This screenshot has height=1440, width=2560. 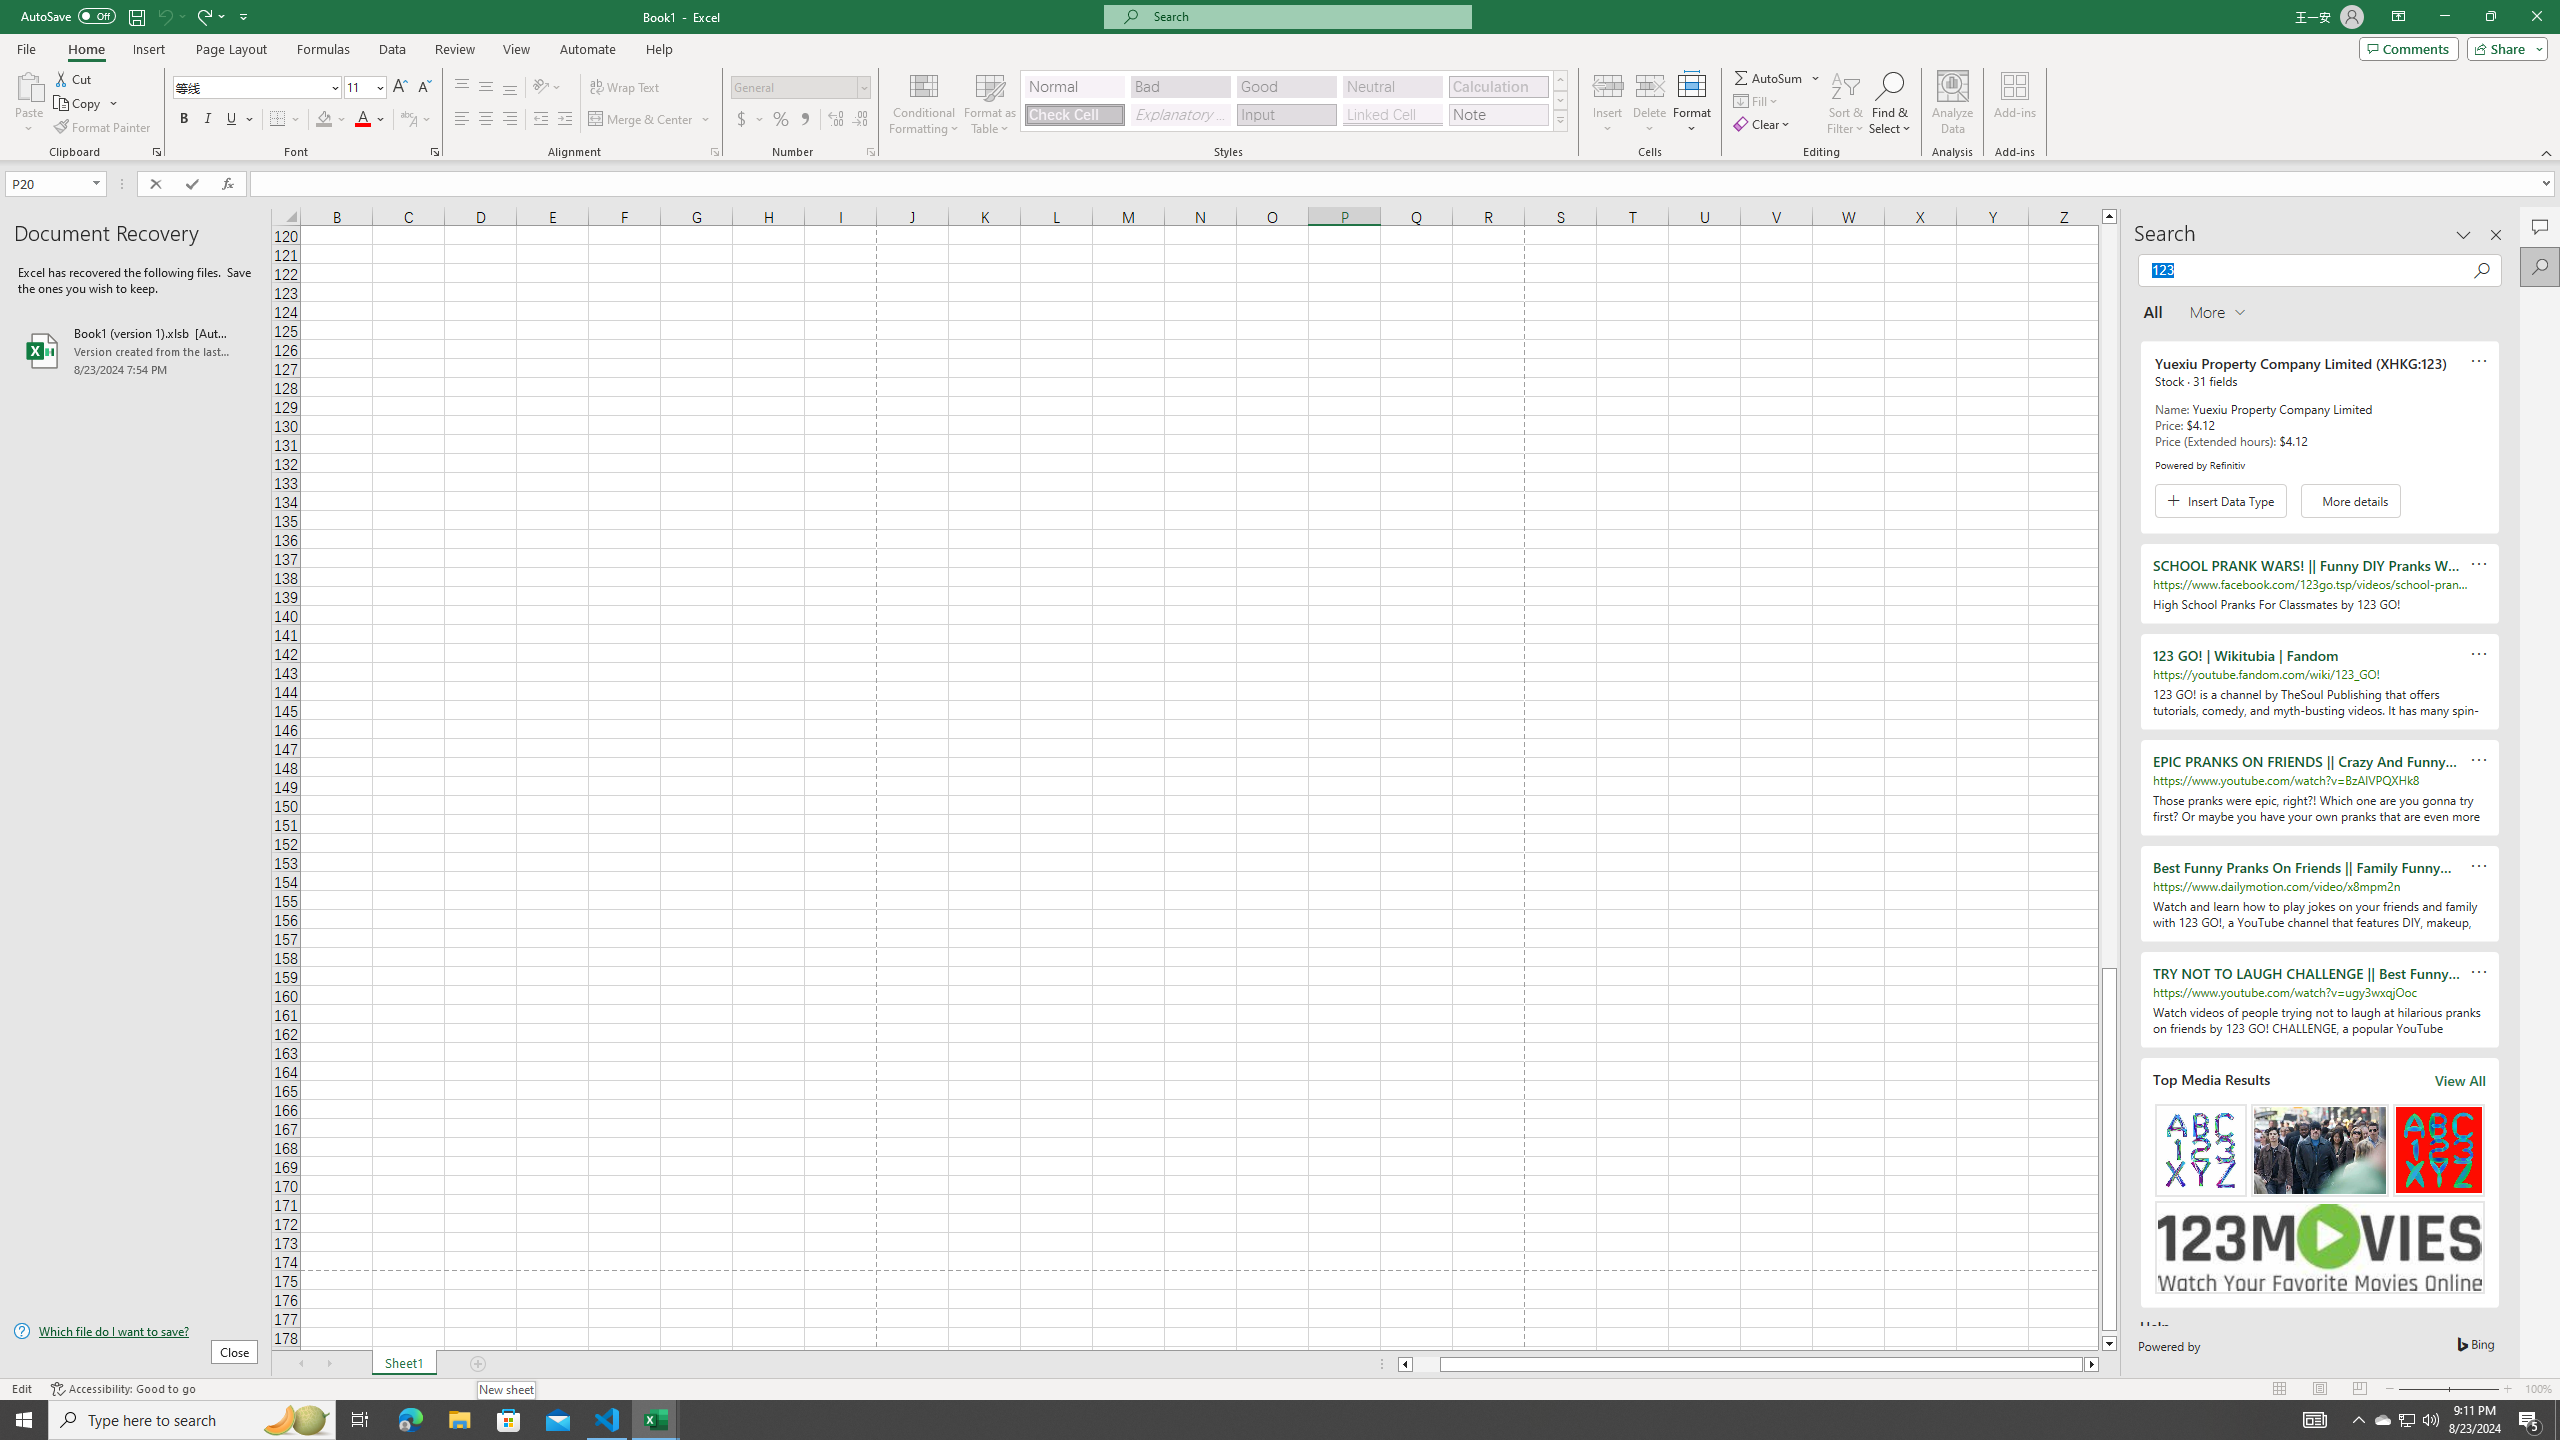 I want to click on 'Format Painter', so click(x=102, y=127).